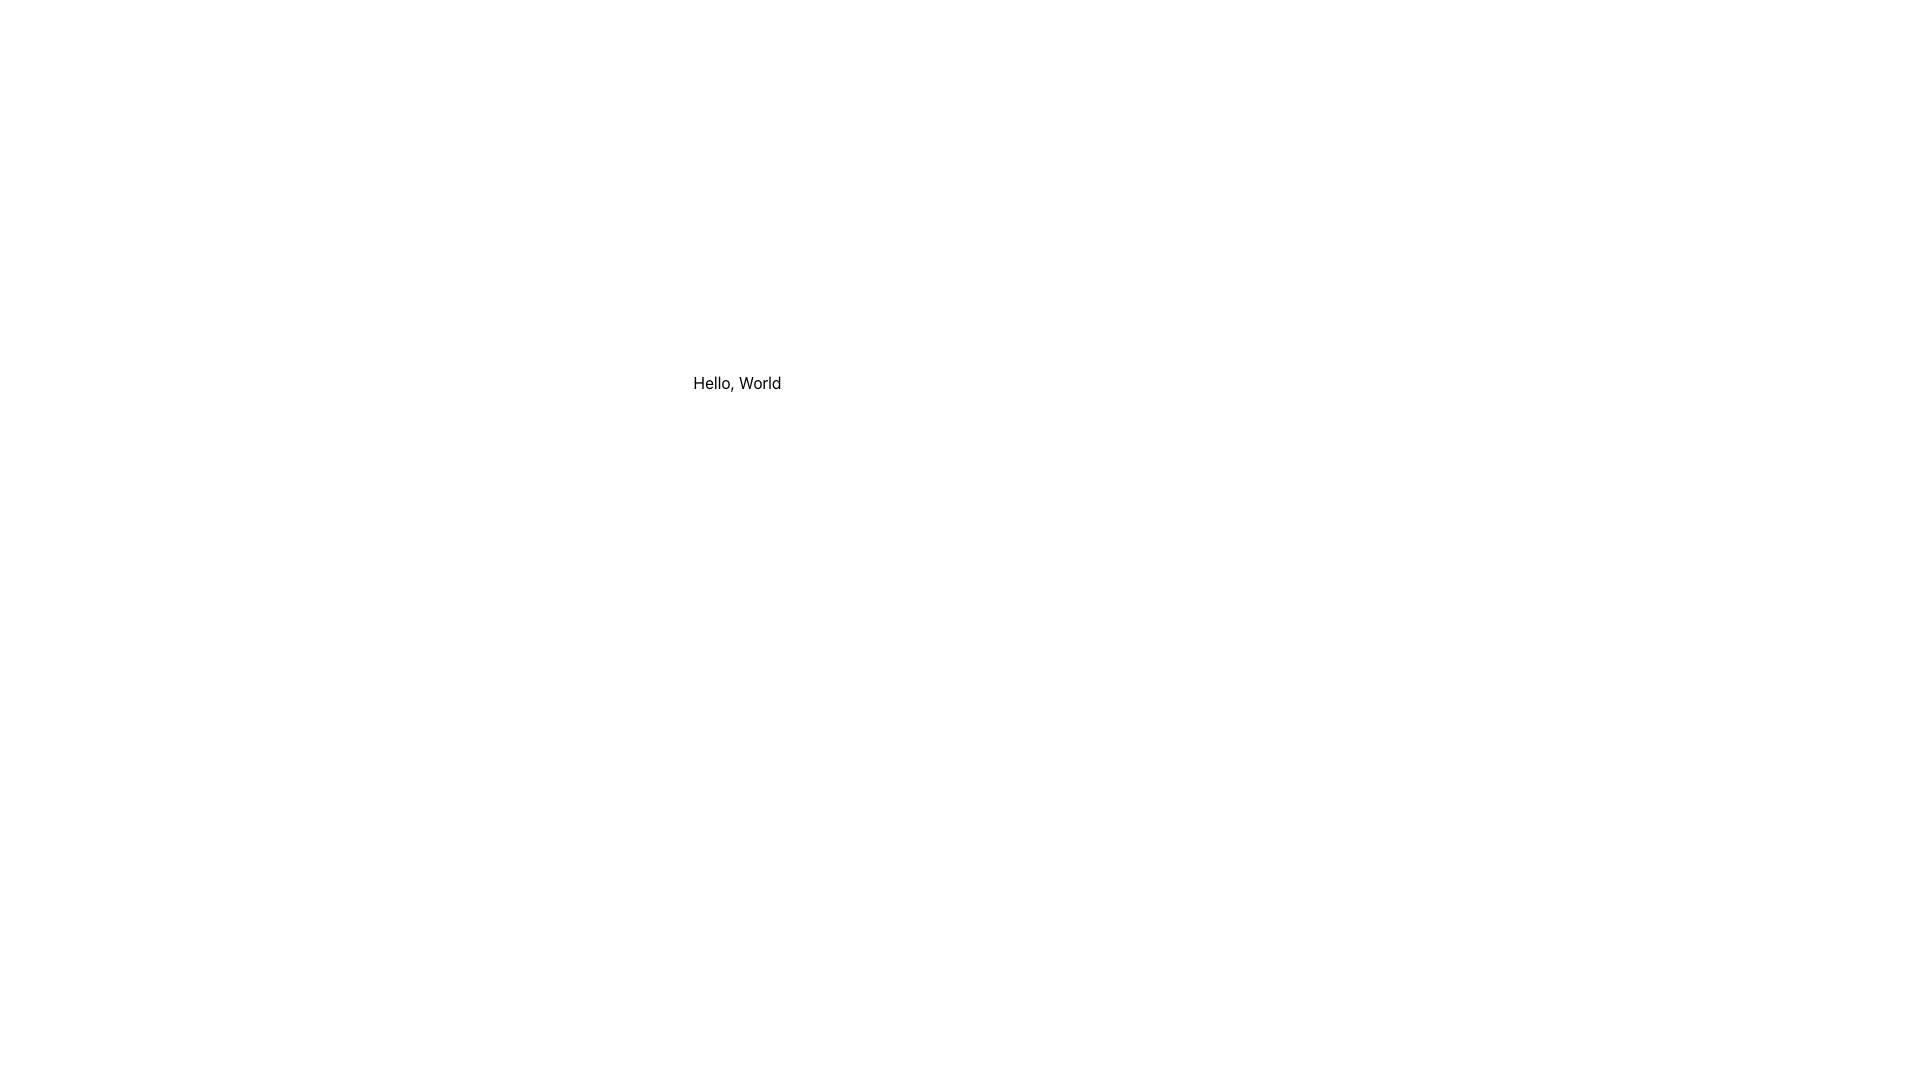 This screenshot has width=1920, height=1080. I want to click on Text Display element that contains the text 'Hello, World', which is centered within its boundary in a fixed, scrollable section, so click(736, 382).